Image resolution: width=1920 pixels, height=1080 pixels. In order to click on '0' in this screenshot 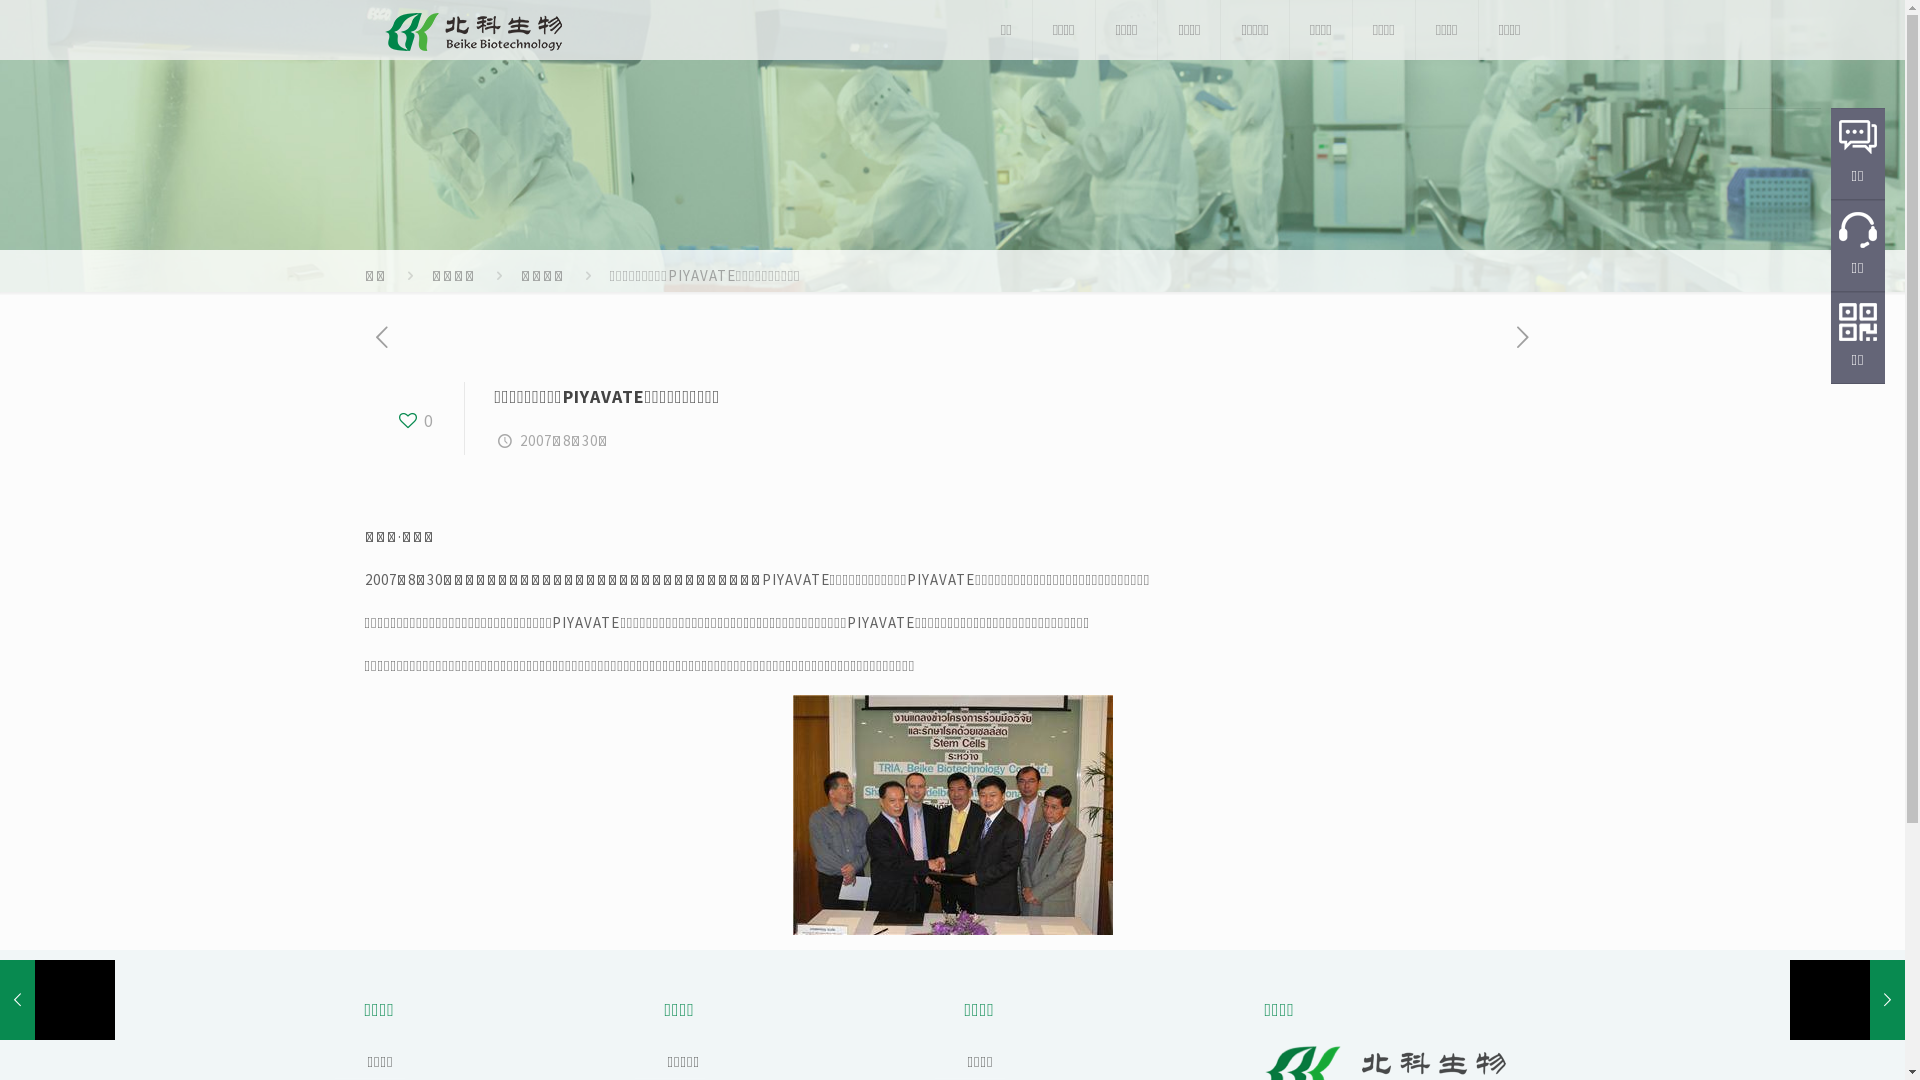, I will do `click(413, 419)`.